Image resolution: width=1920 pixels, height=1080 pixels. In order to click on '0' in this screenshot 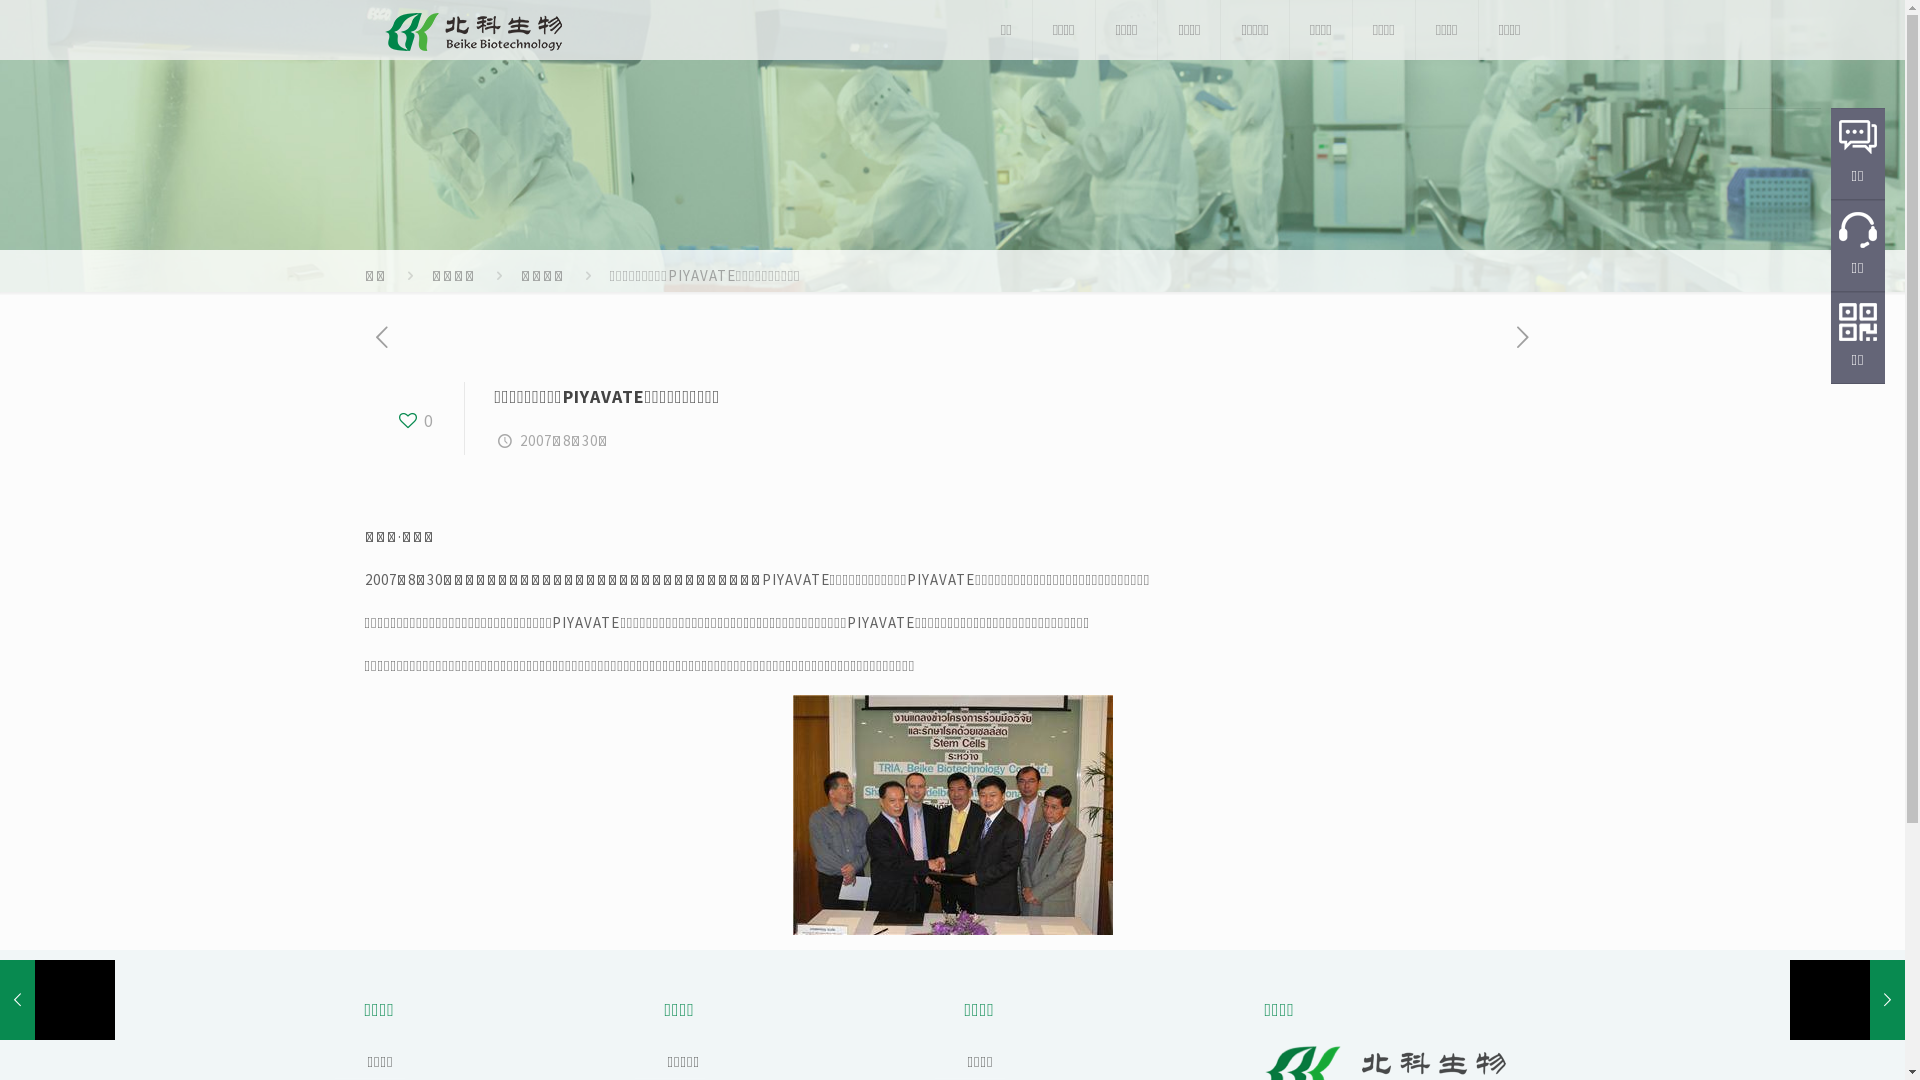, I will do `click(413, 419)`.